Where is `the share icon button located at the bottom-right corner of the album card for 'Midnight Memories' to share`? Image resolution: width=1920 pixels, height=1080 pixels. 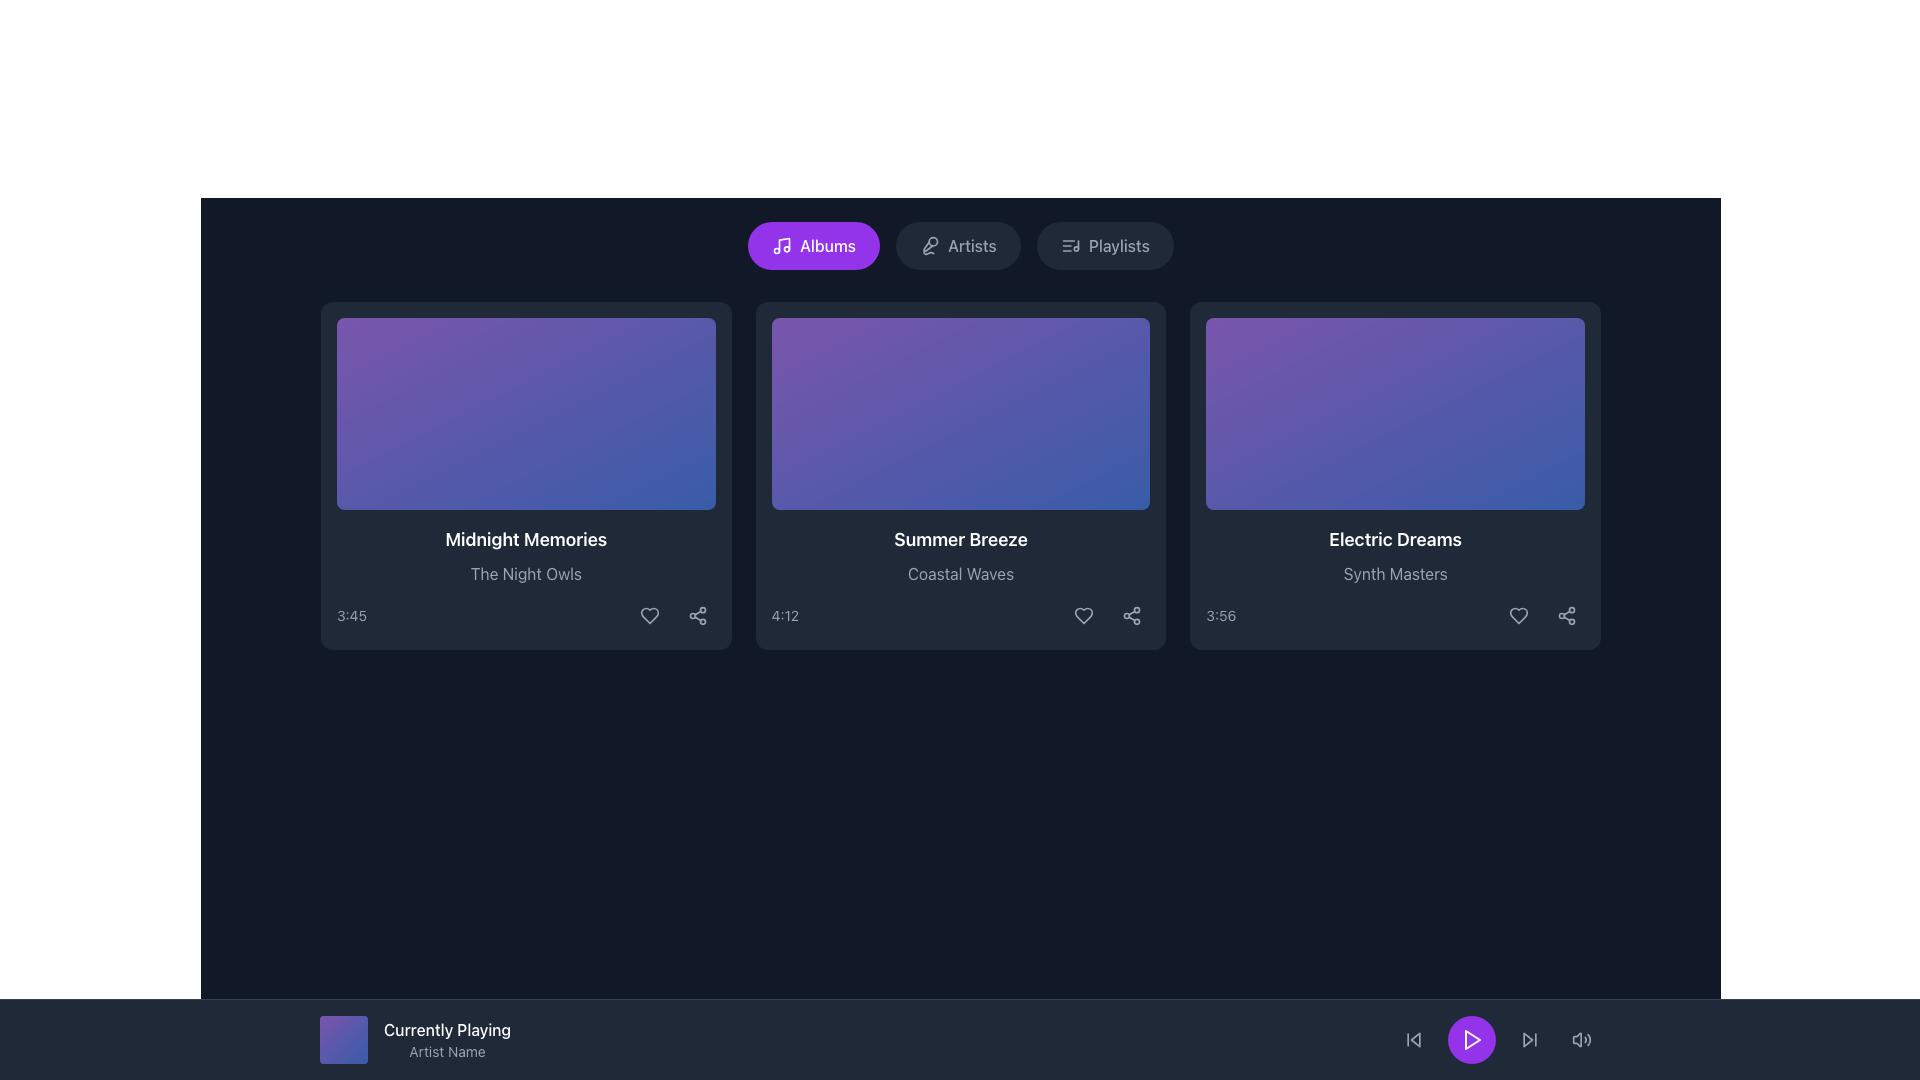
the share icon button located at the bottom-right corner of the album card for 'Midnight Memories' to share is located at coordinates (697, 615).